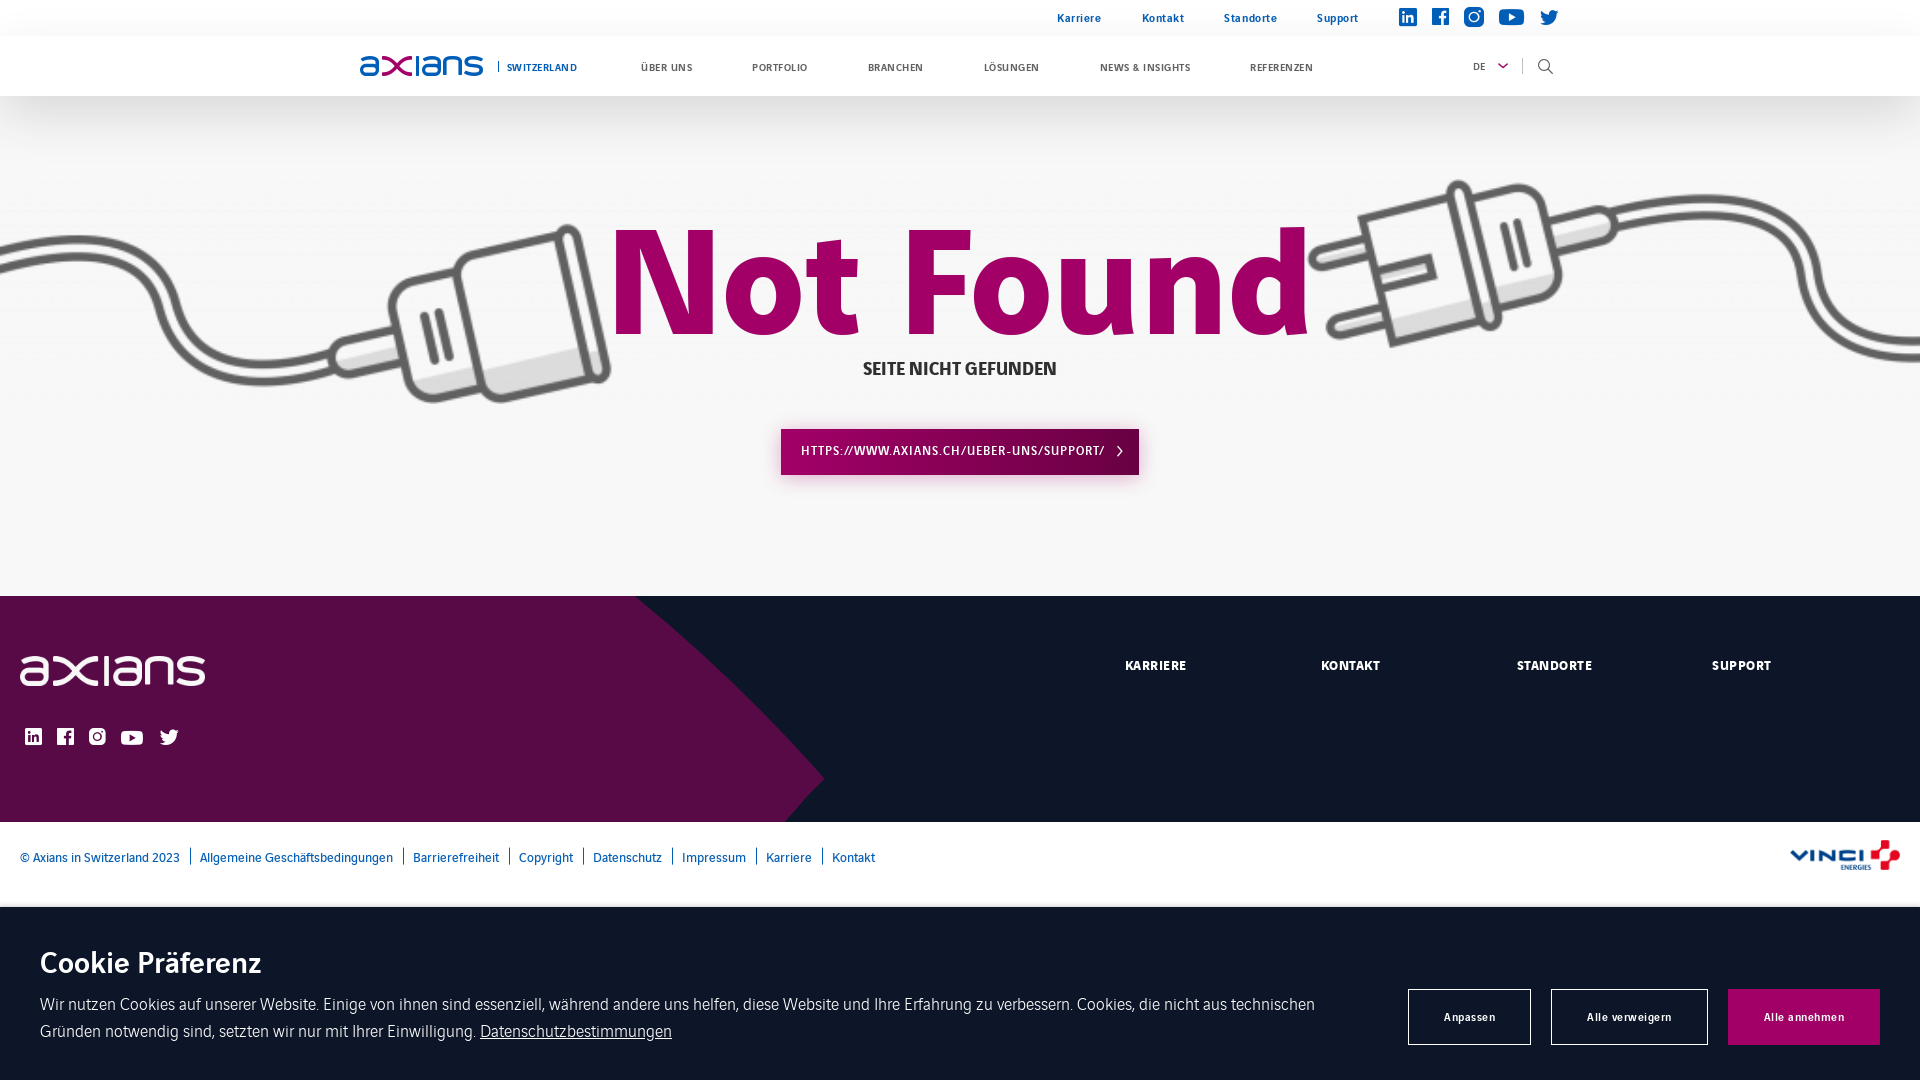 This screenshot has height=1080, width=1920. What do you see at coordinates (541, 855) in the screenshot?
I see `'Copyright'` at bounding box center [541, 855].